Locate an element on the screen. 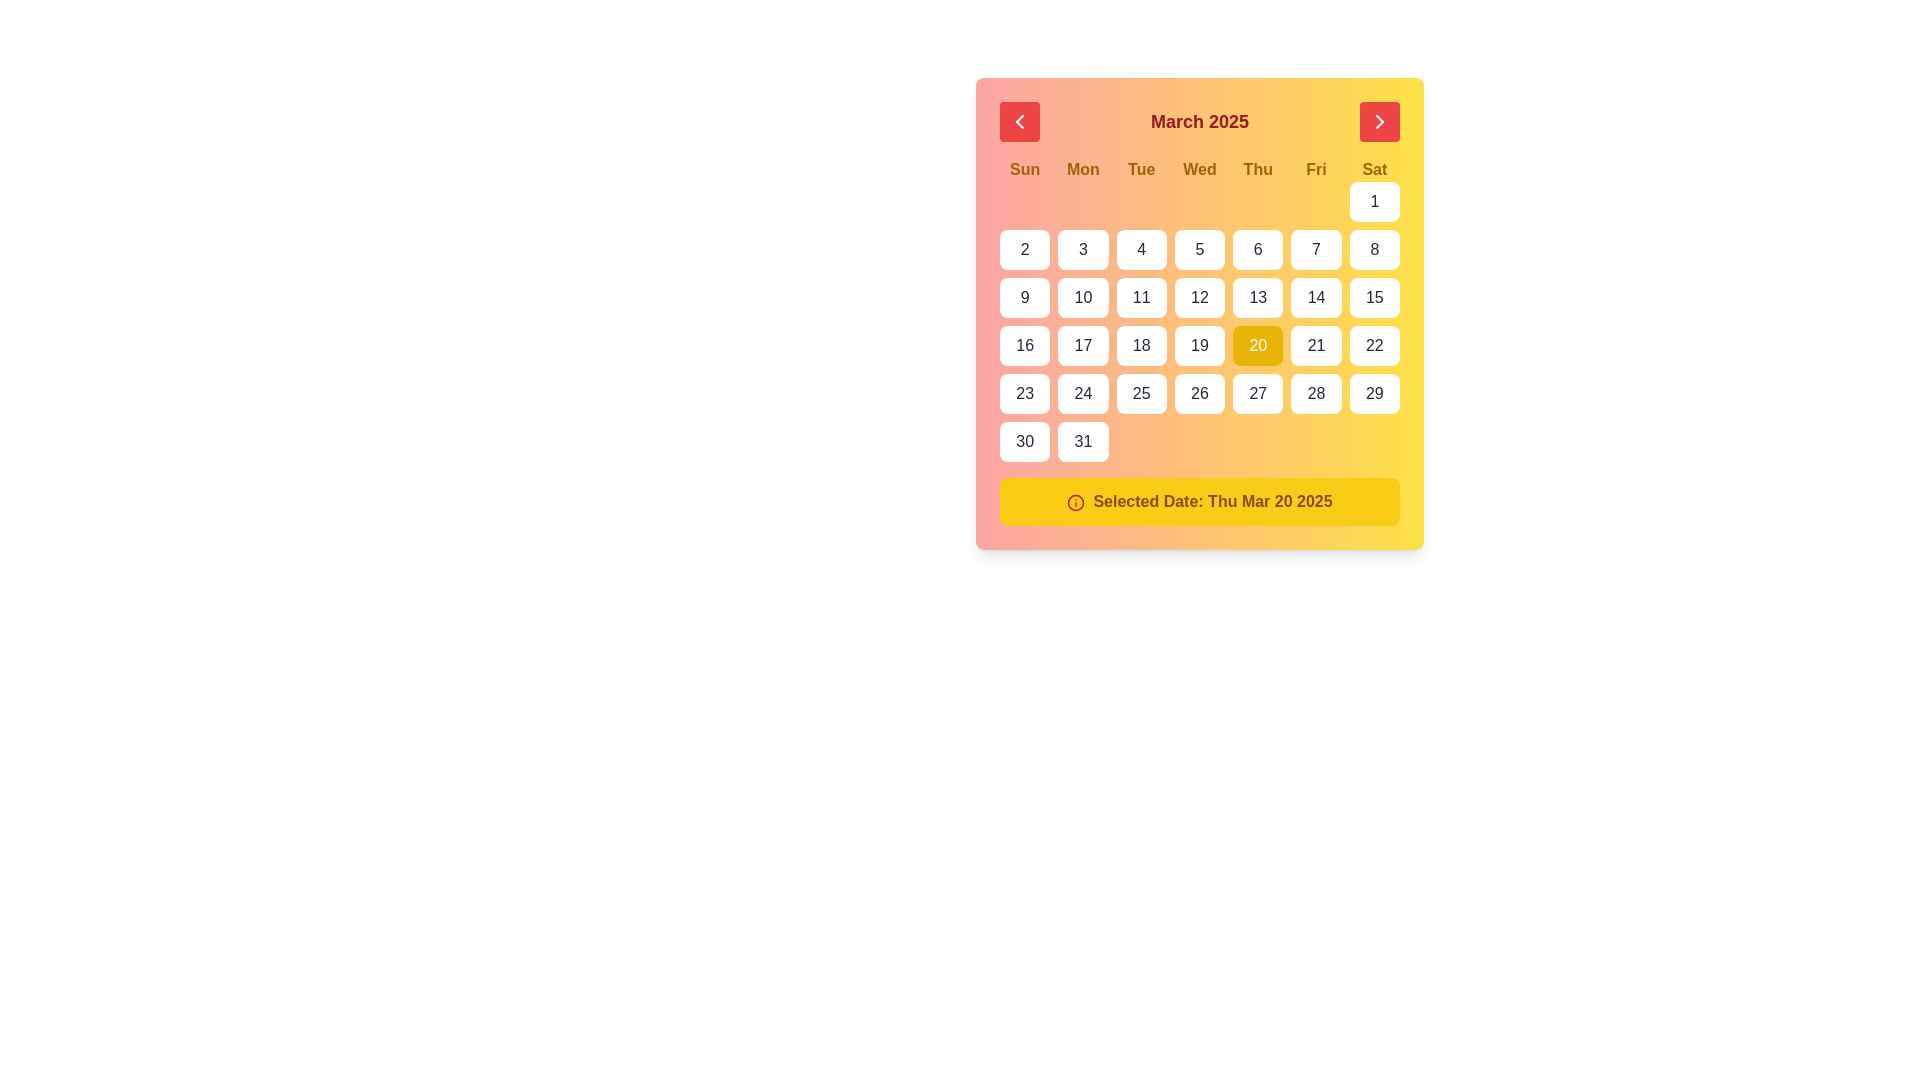 This screenshot has width=1920, height=1080. the bold yellow text stating 'Selected Date: Thu Mar 20 2025' located in the highlighted section at the bottom of the calendar interface is located at coordinates (1212, 500).